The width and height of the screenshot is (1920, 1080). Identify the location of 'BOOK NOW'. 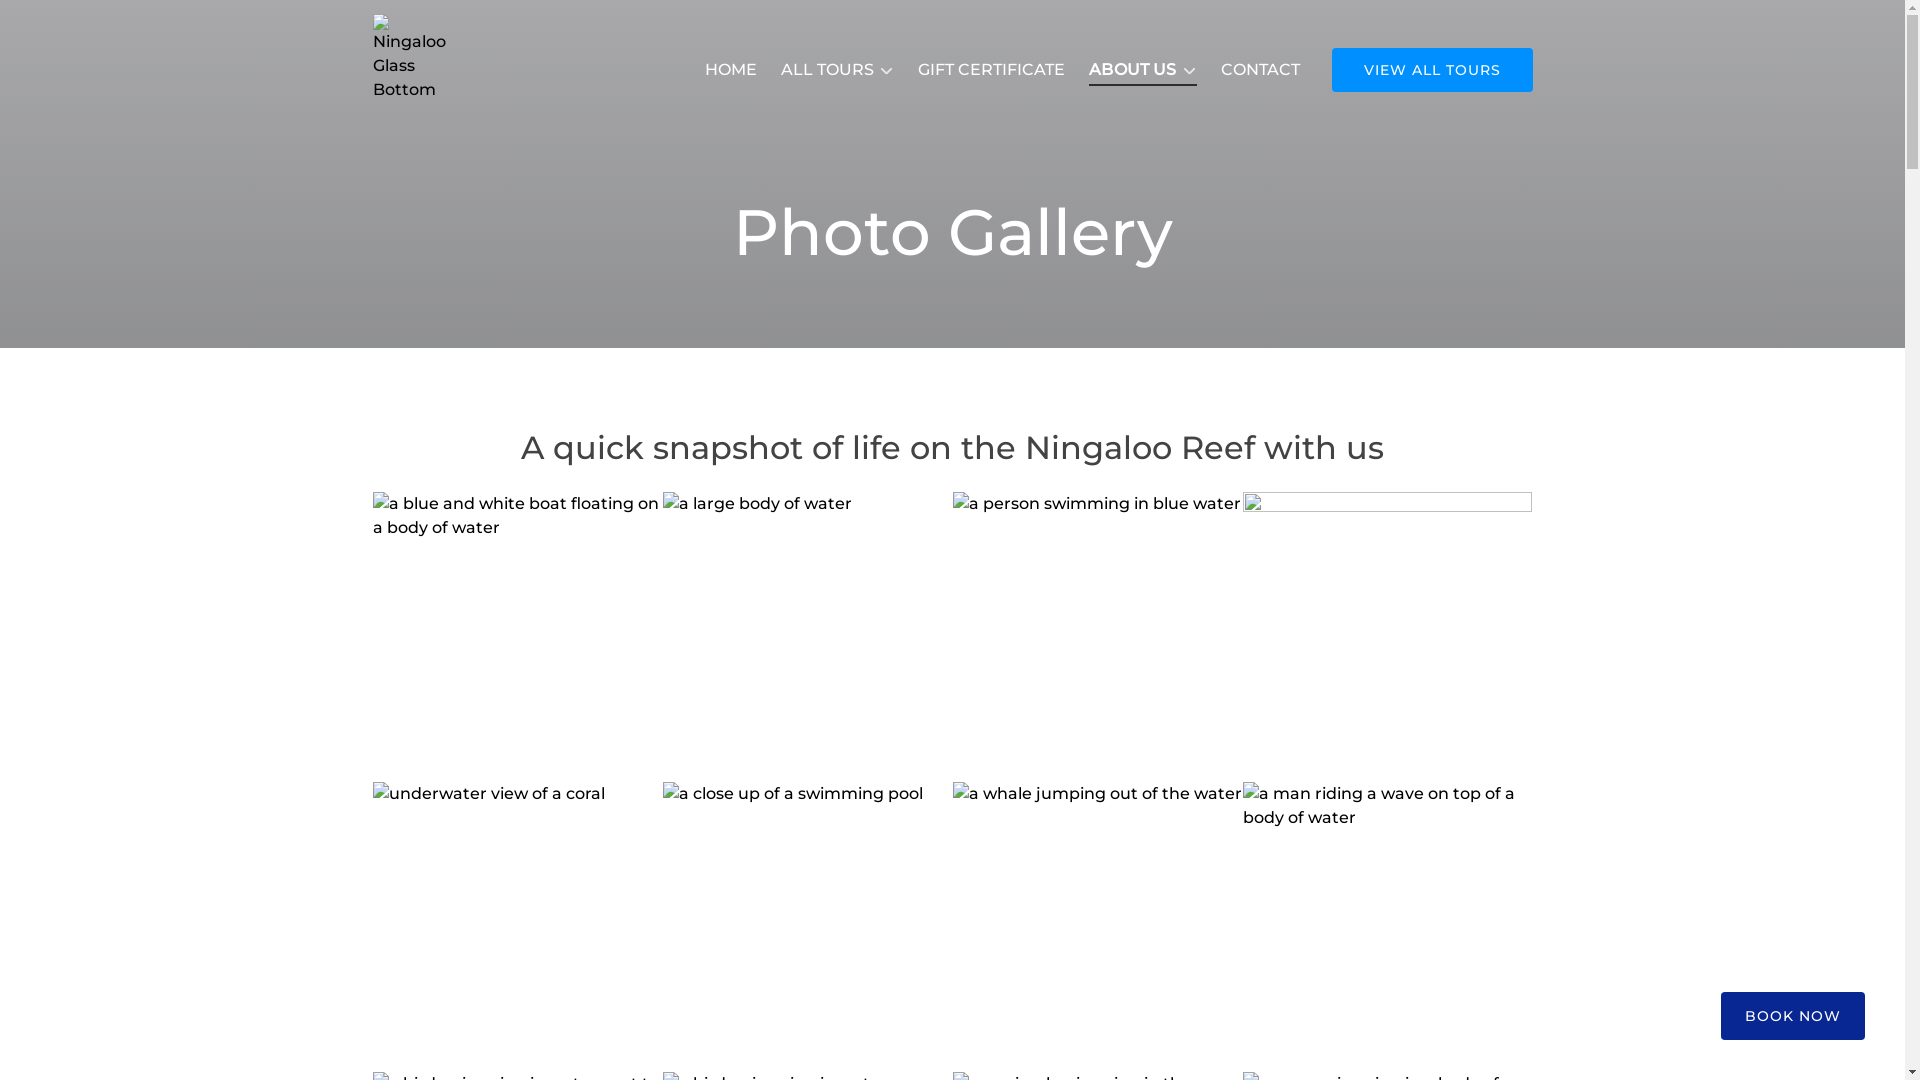
(1720, 1003).